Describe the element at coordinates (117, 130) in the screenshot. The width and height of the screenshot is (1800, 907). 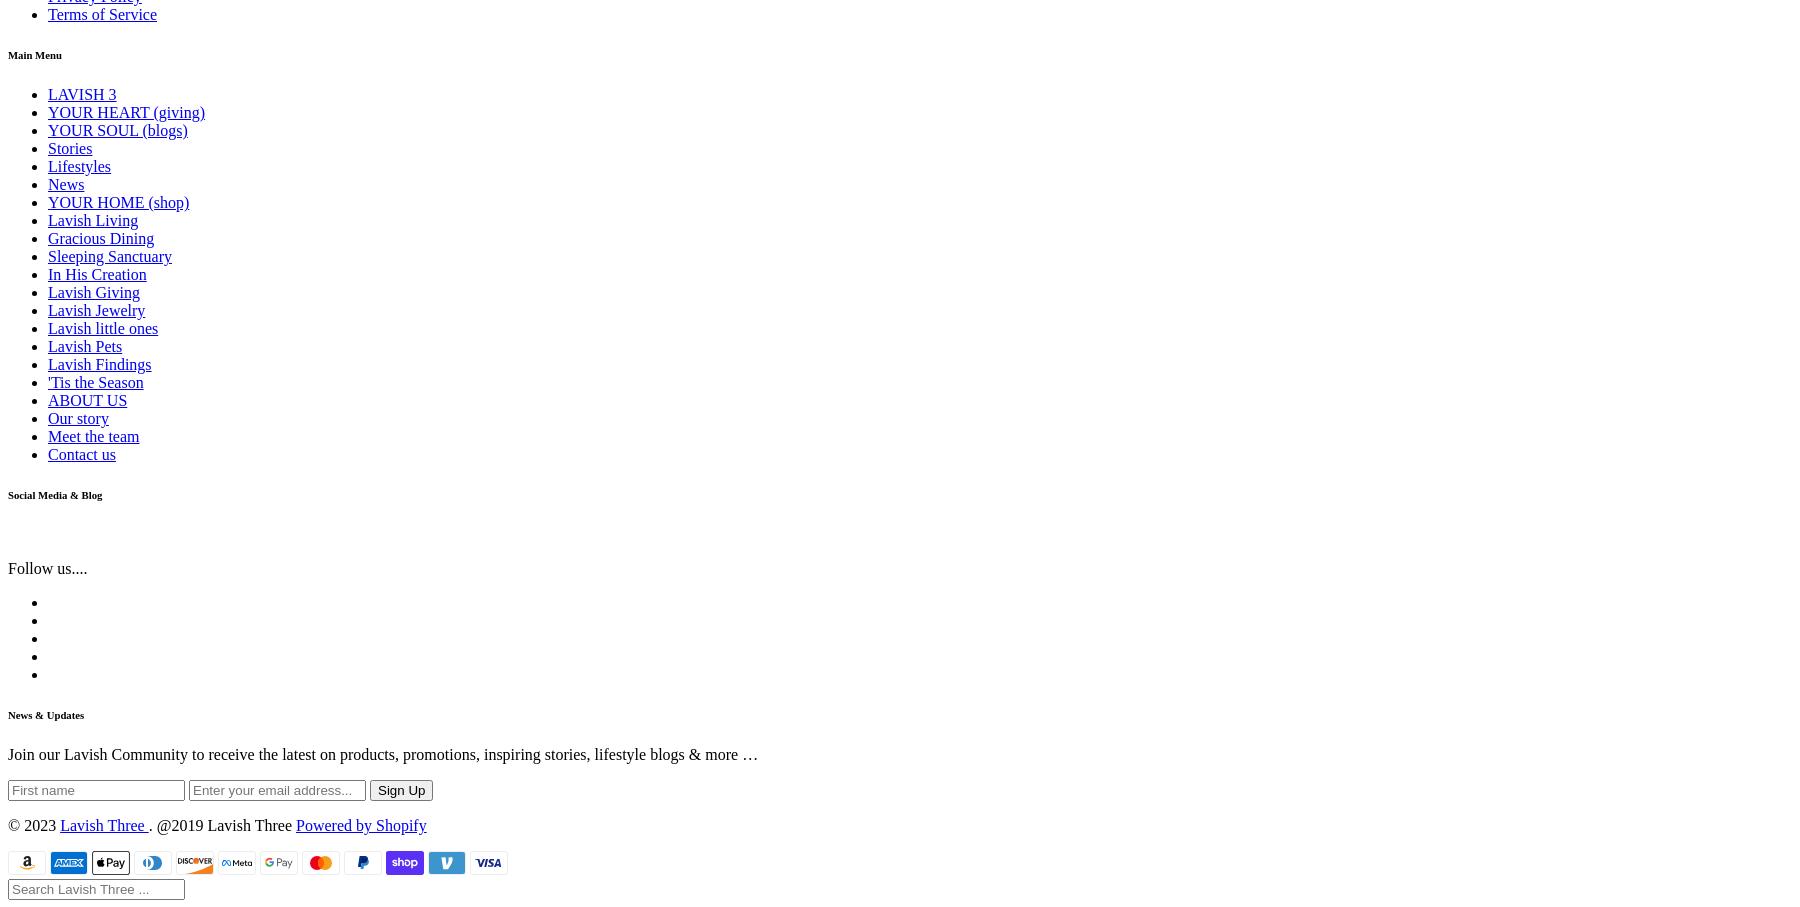
I see `'YOUR SOUL (blogs)'` at that location.